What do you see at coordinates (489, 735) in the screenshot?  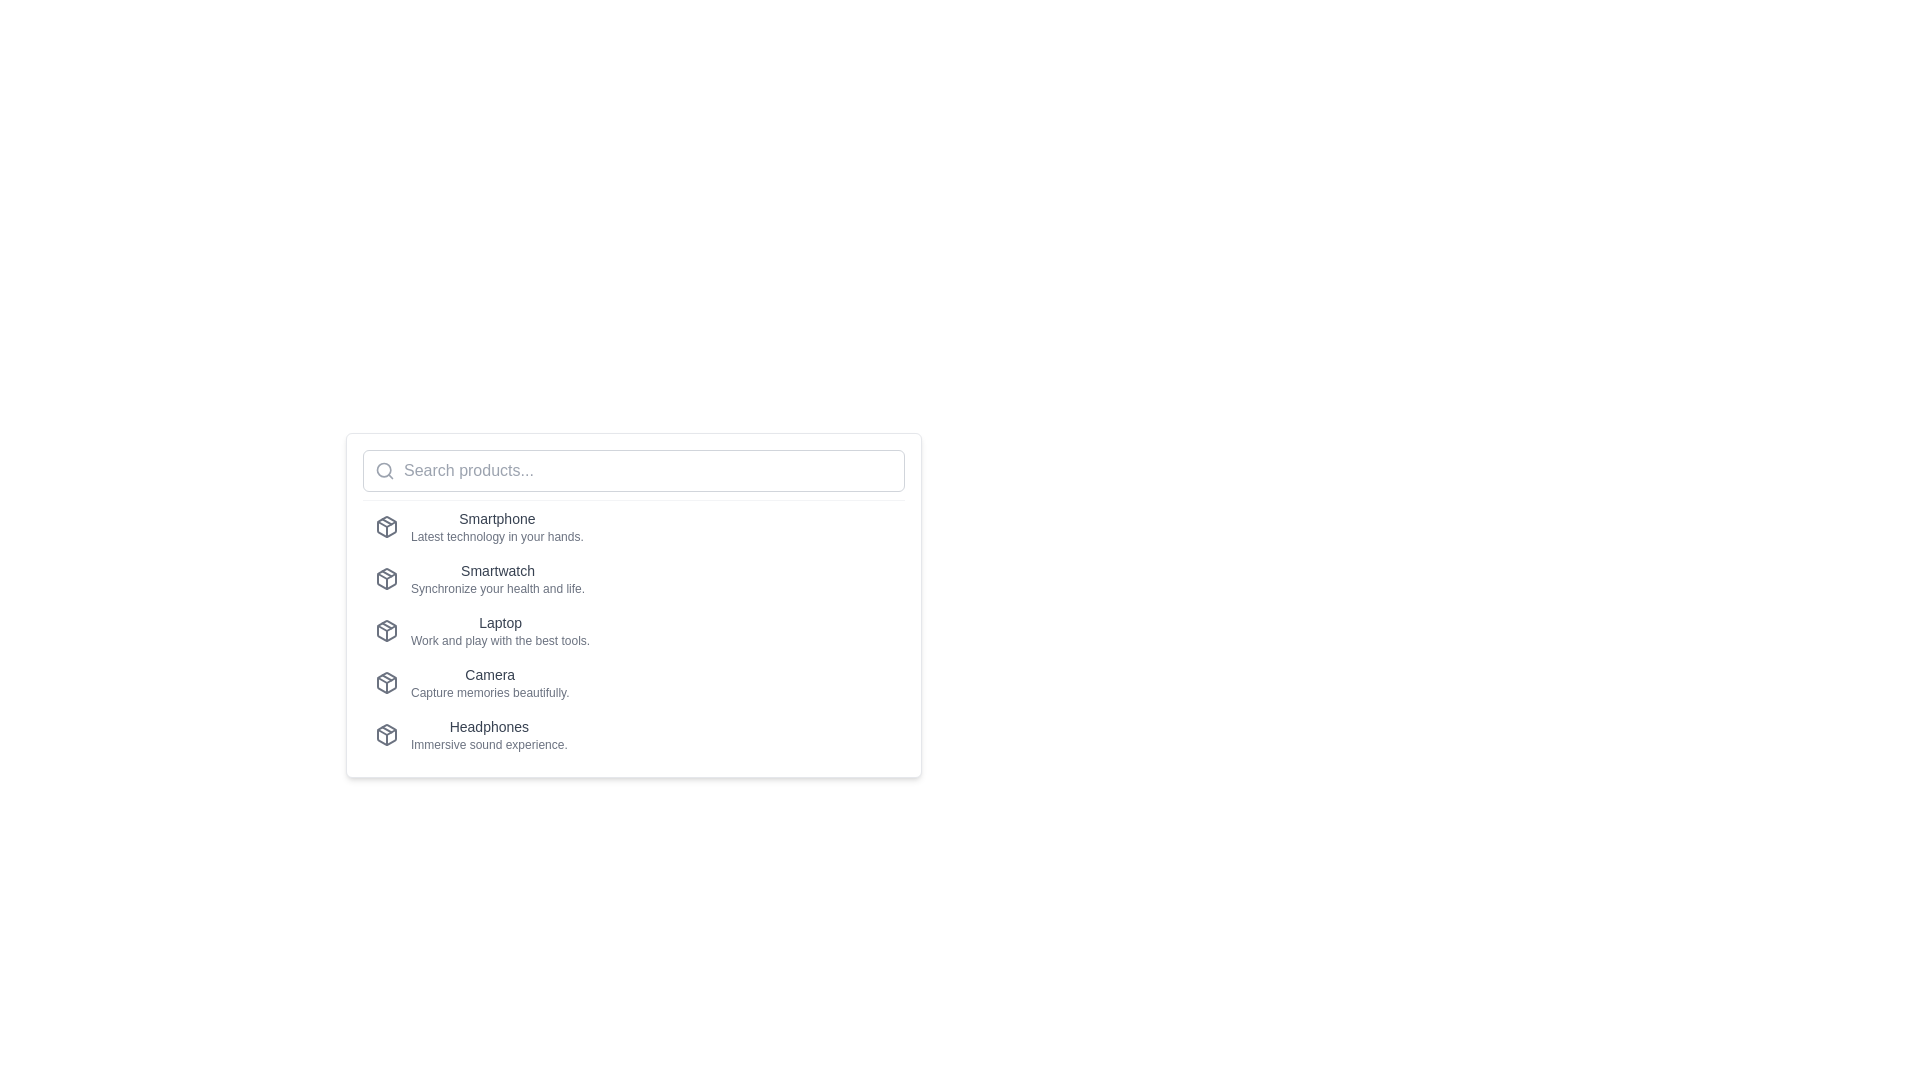 I see `the text block that describes the product 'Headphones' in the fifth row of the search results` at bounding box center [489, 735].